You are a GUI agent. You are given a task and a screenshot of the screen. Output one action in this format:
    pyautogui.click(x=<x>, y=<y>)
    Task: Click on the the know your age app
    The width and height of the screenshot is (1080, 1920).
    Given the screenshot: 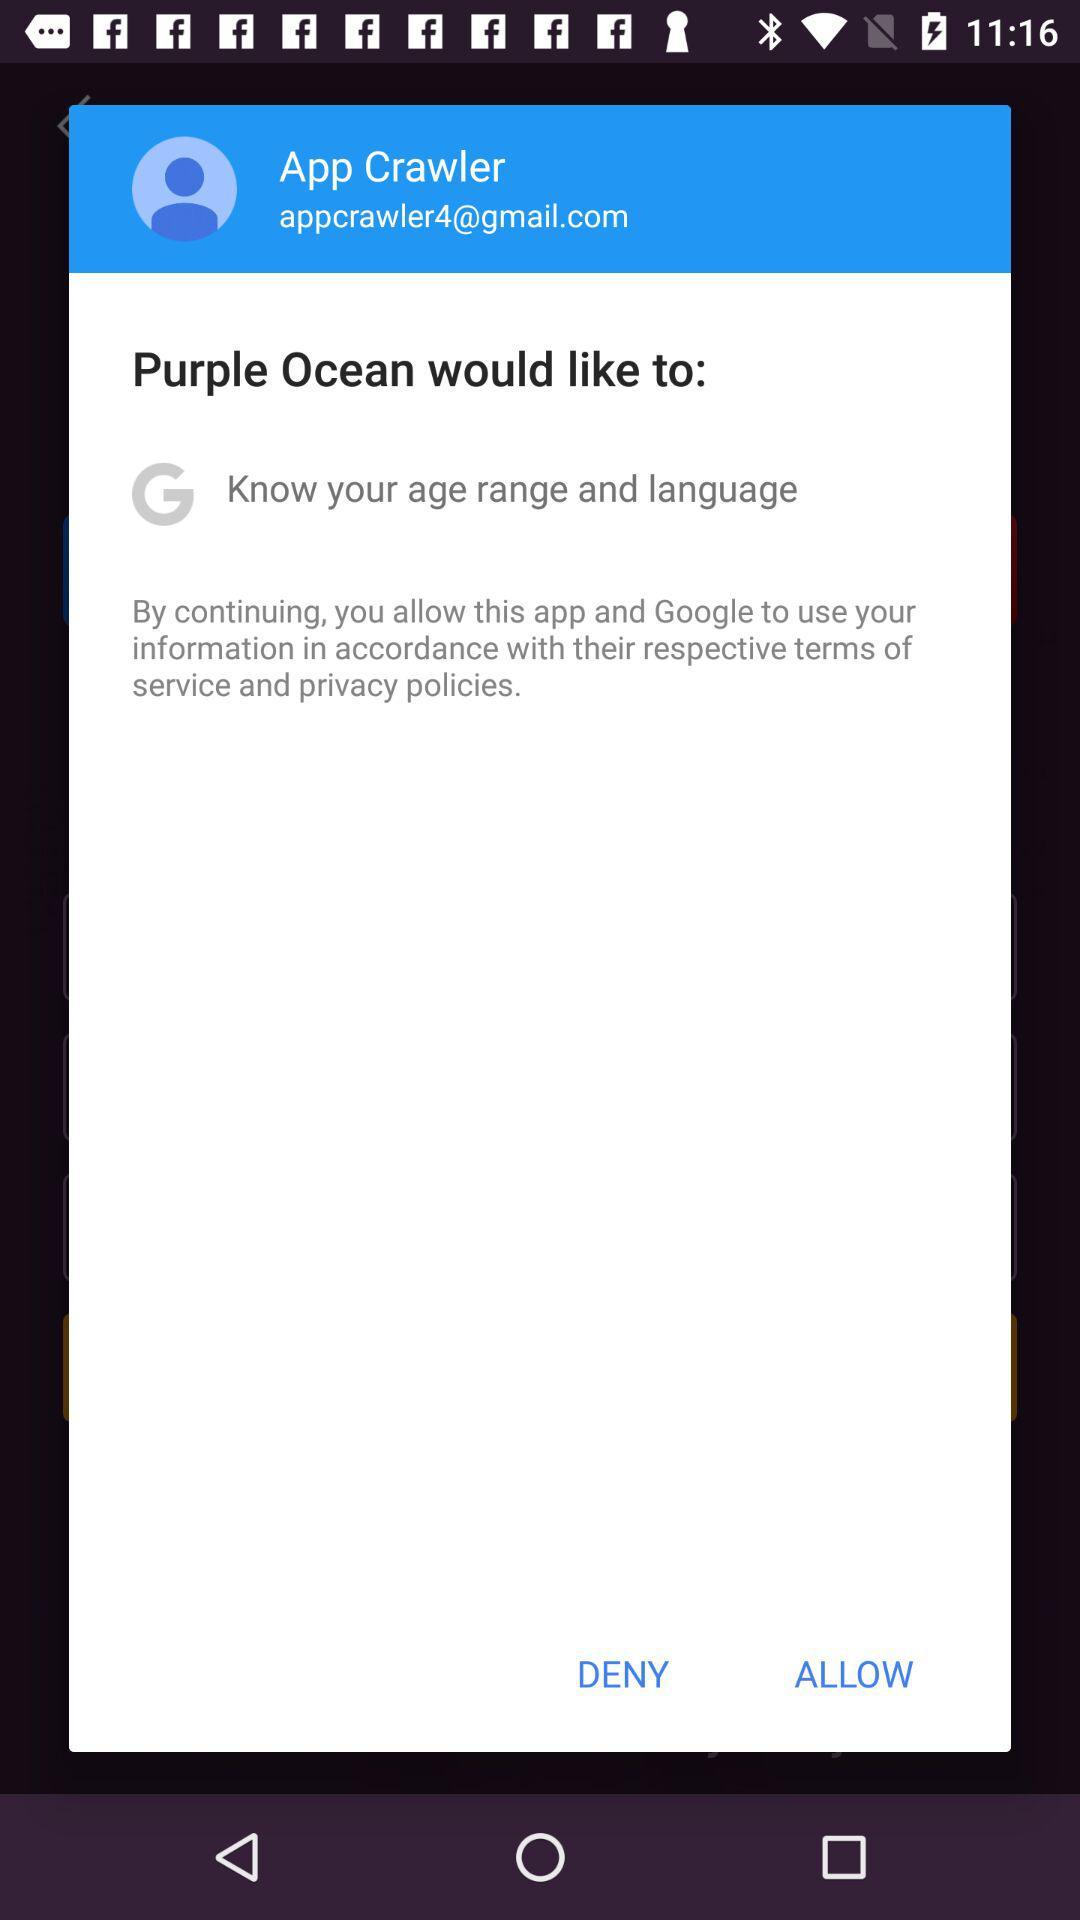 What is the action you would take?
    pyautogui.click(x=511, y=487)
    